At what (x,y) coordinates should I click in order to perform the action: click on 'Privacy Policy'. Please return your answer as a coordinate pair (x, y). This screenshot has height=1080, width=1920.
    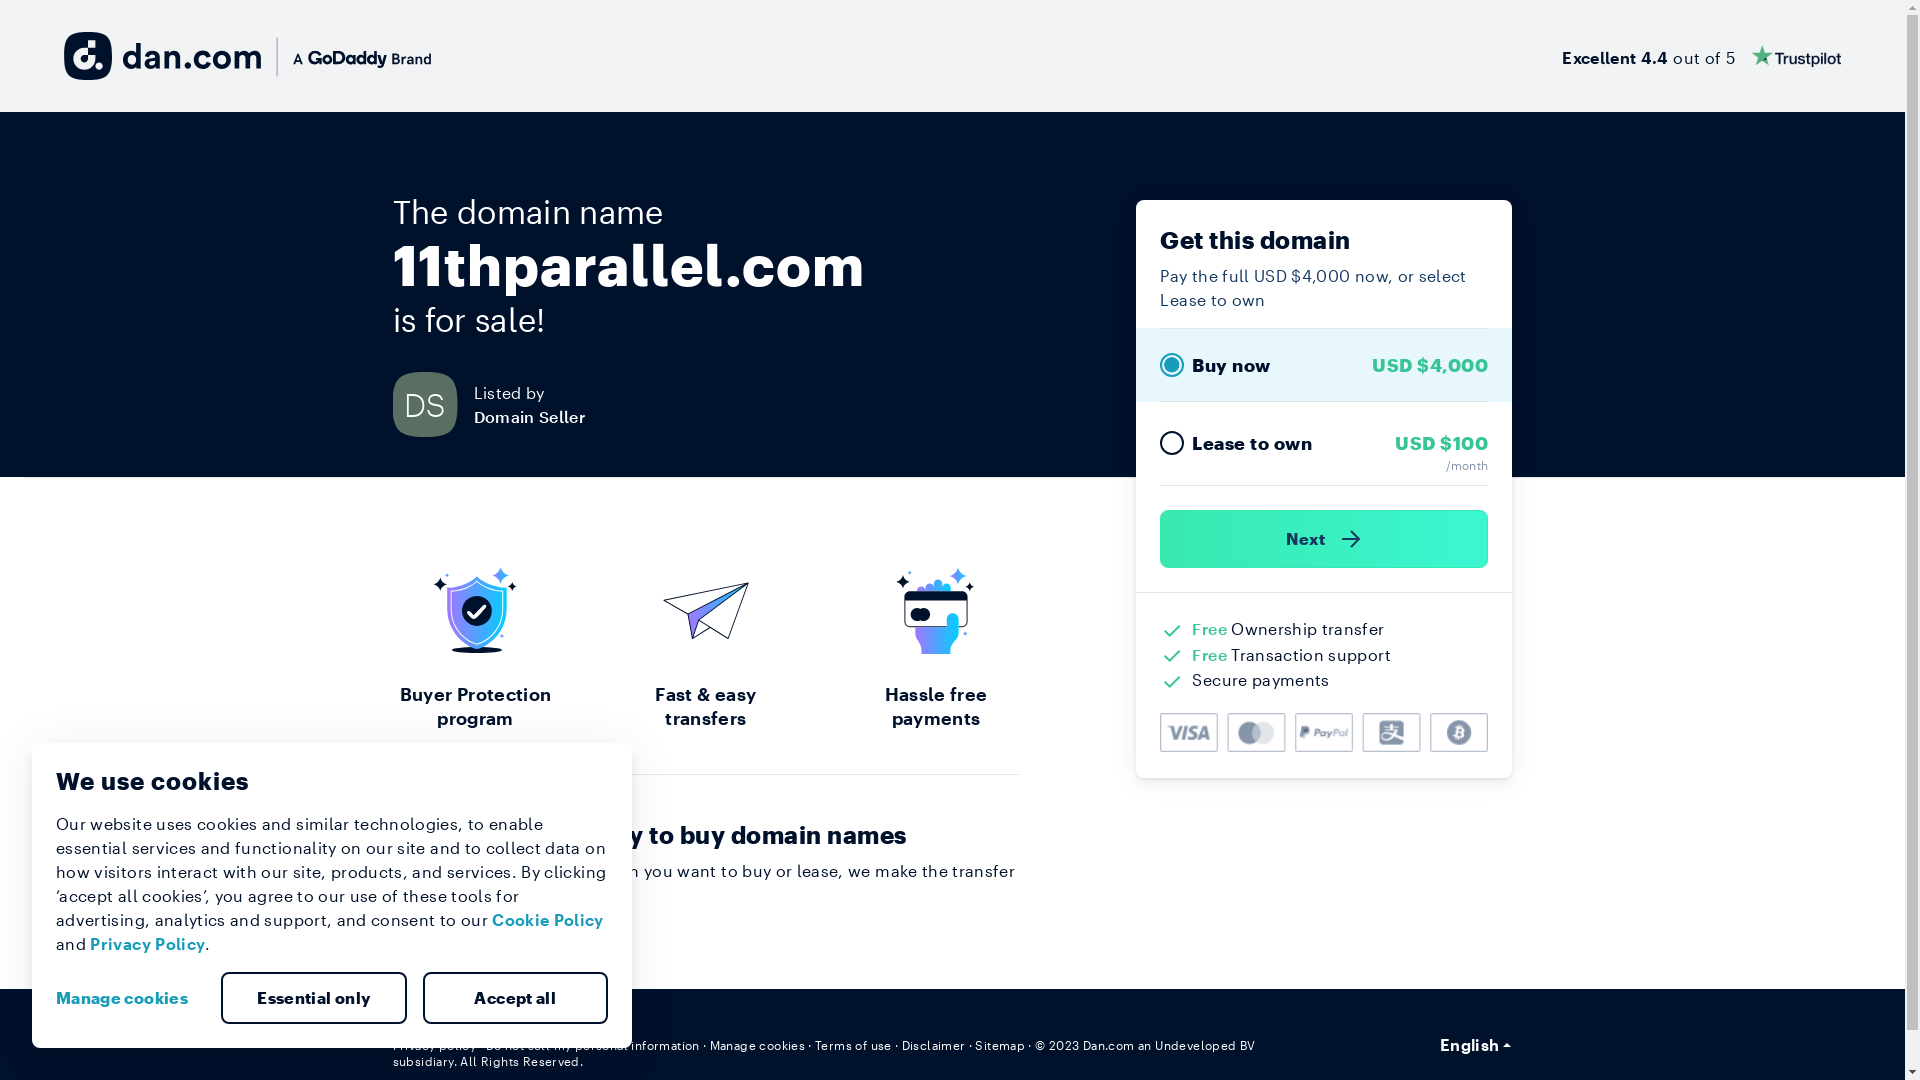
    Looking at the image, I should click on (146, 943).